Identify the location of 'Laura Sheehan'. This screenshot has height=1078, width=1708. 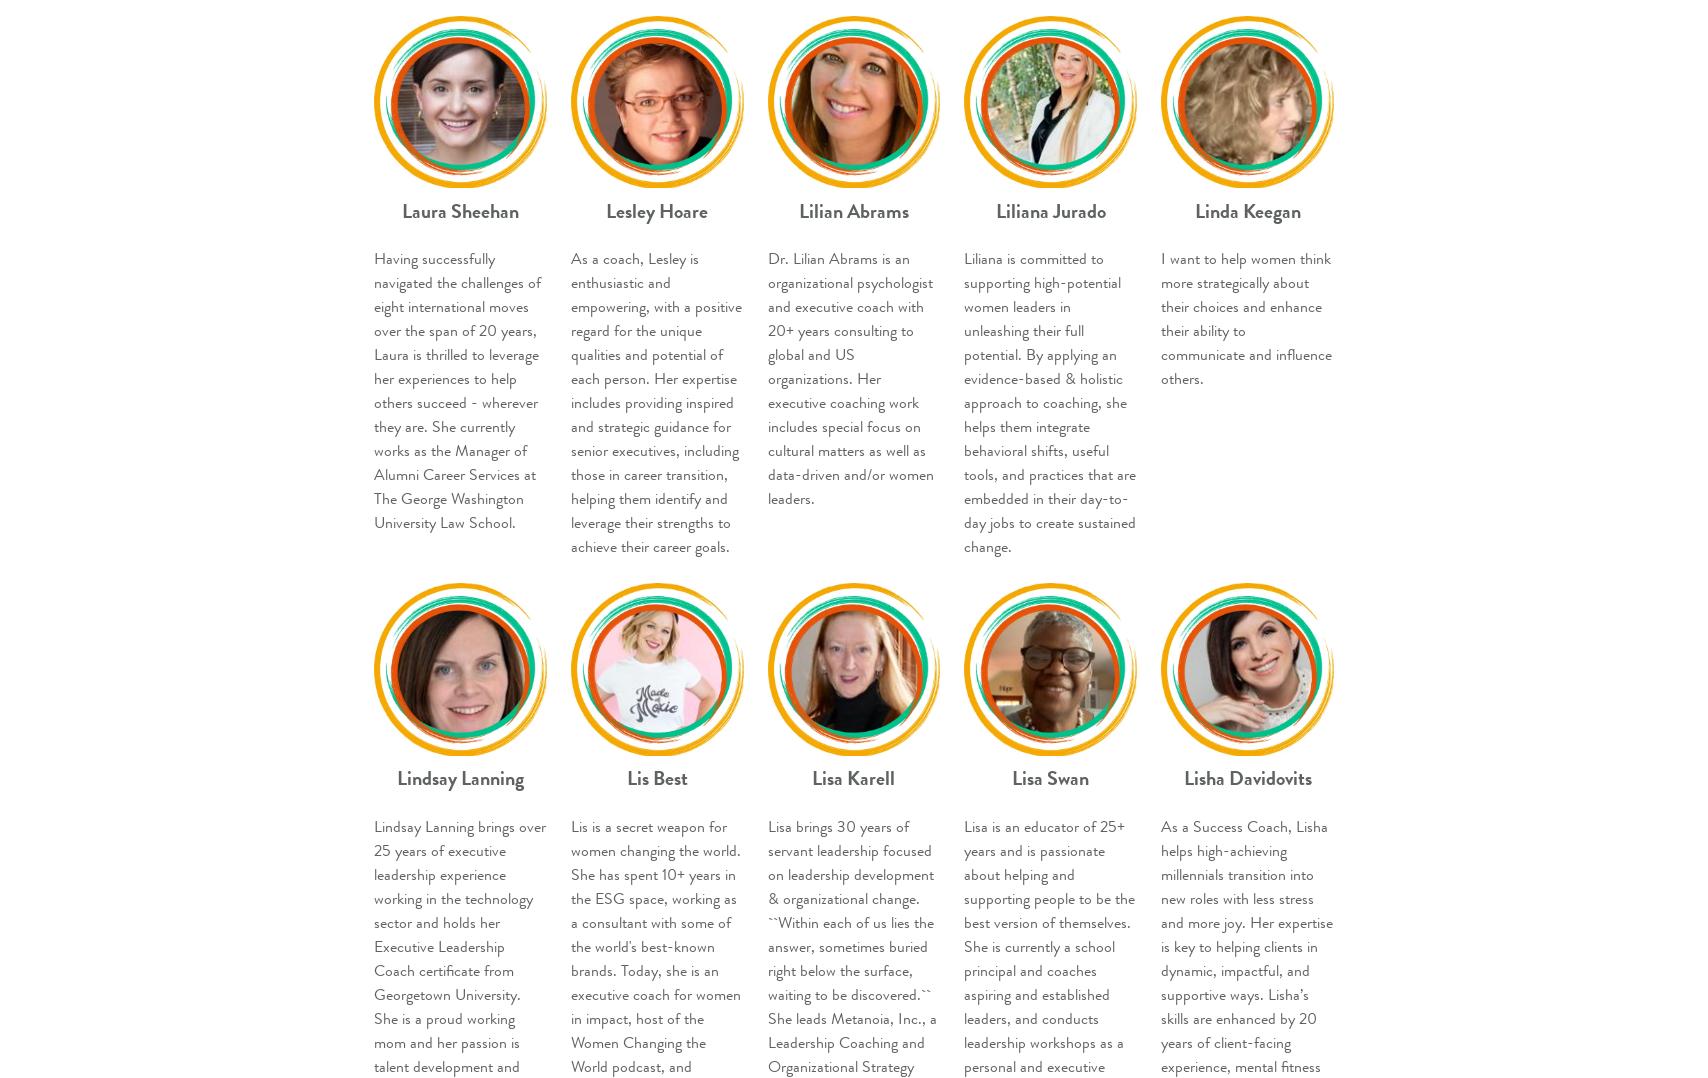
(401, 210).